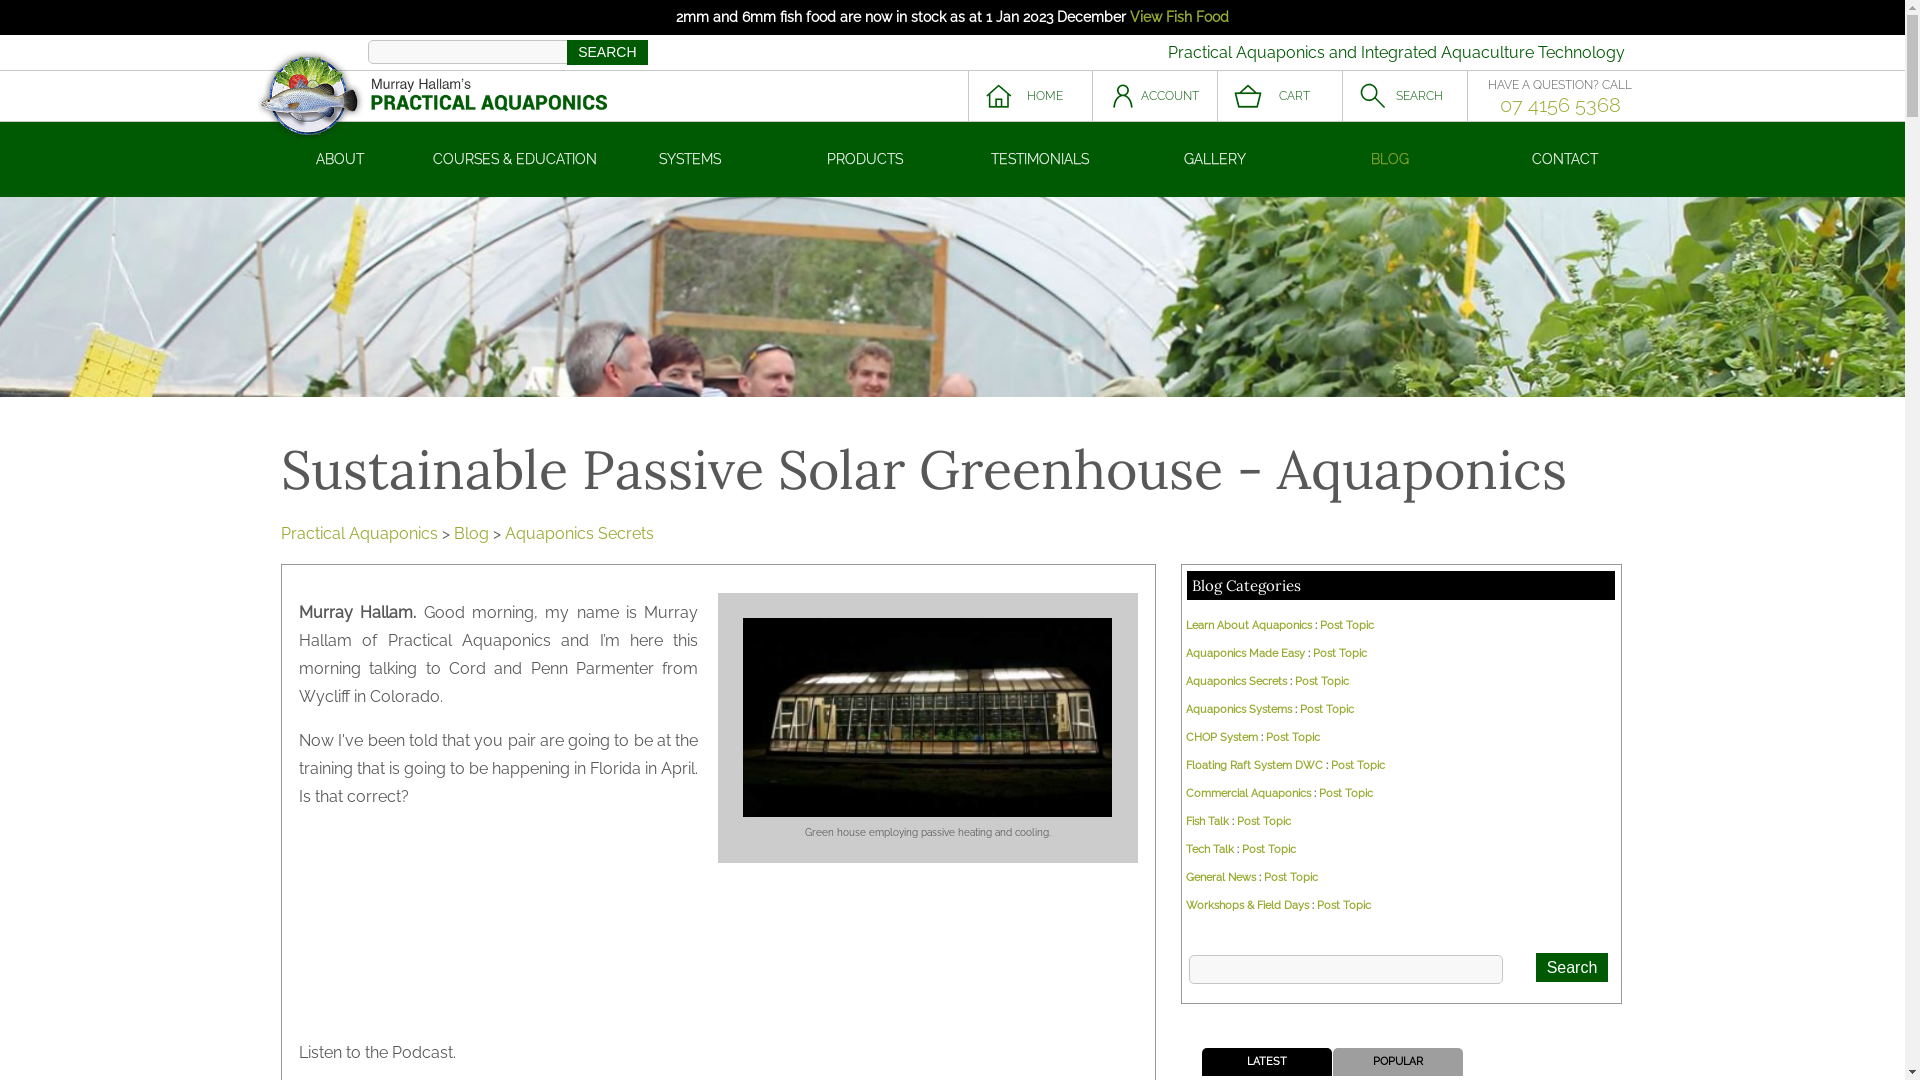 Image resolution: width=1920 pixels, height=1080 pixels. What do you see at coordinates (1030, 96) in the screenshot?
I see `'HOME'` at bounding box center [1030, 96].